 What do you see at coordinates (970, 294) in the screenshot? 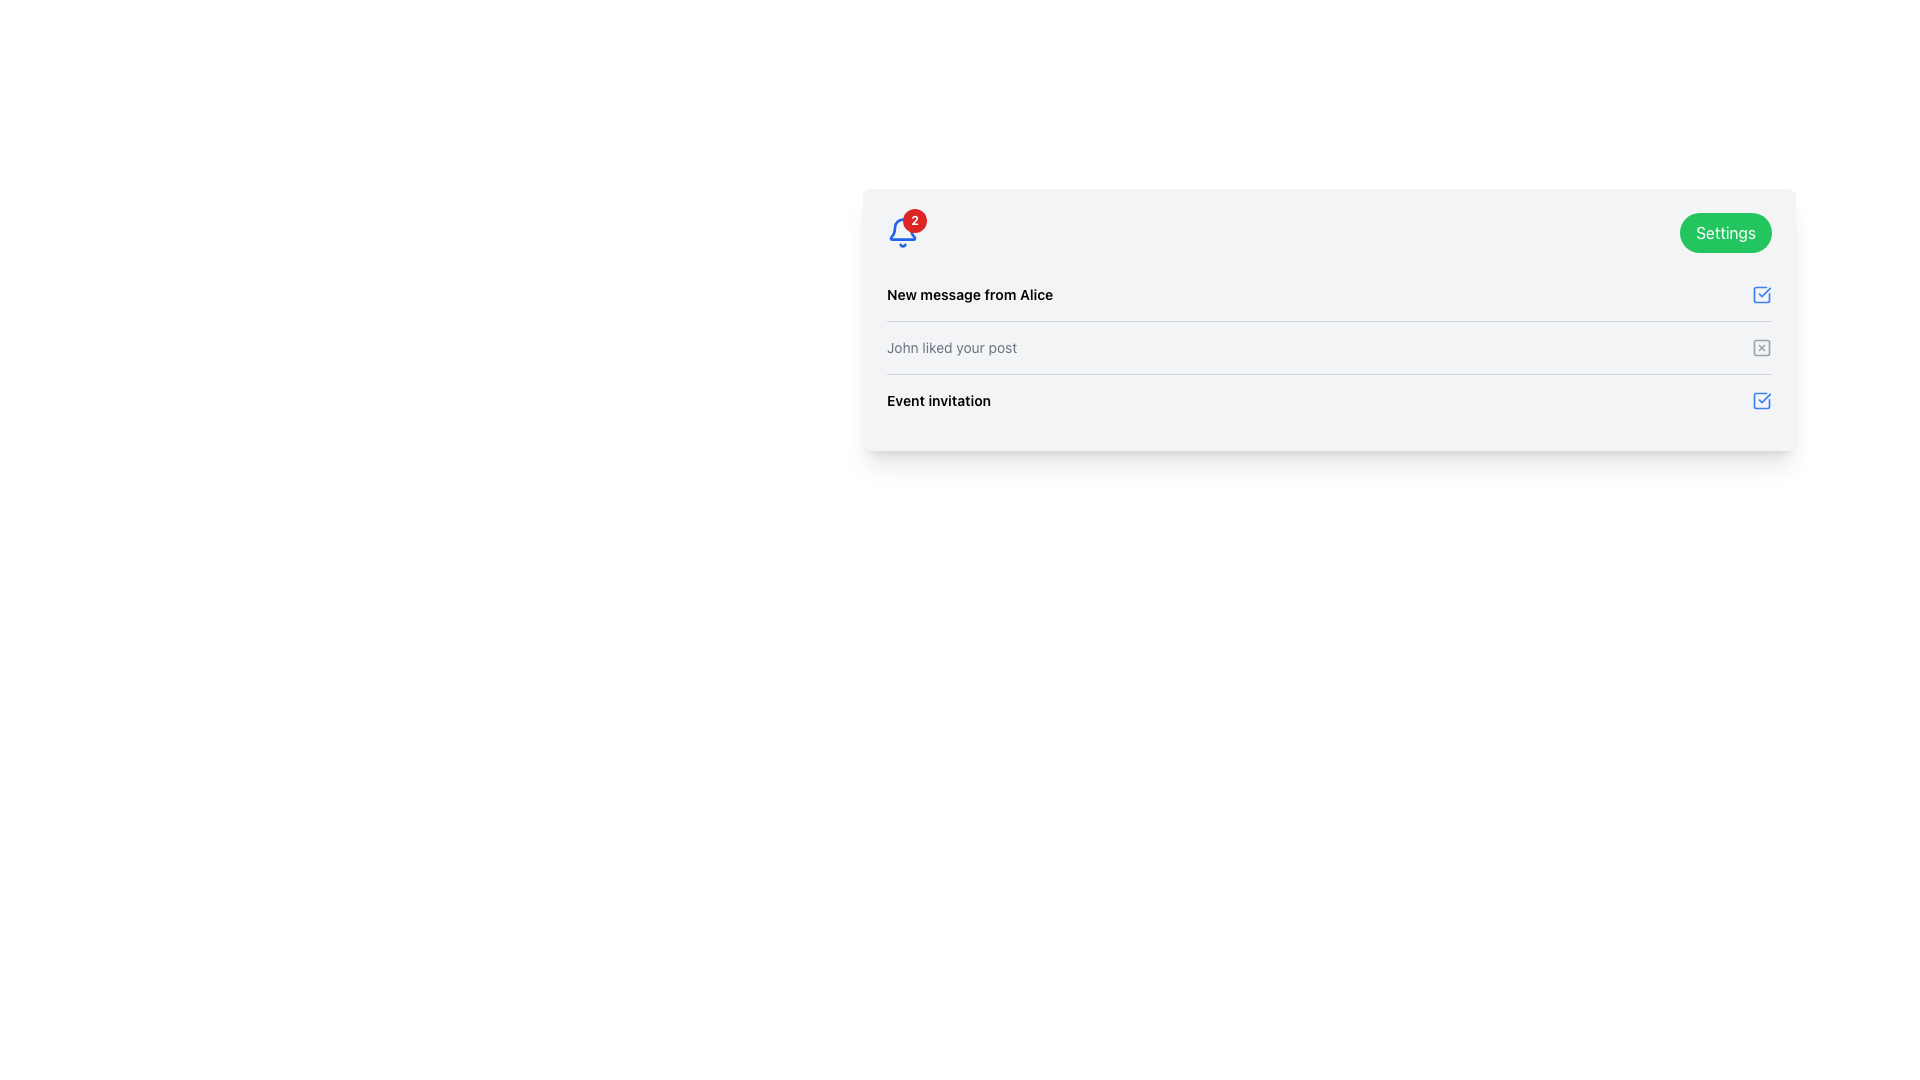
I see `text label displaying 'New message from Alice' which is styled in bold black font and located at the top left corner of the notification panel` at bounding box center [970, 294].